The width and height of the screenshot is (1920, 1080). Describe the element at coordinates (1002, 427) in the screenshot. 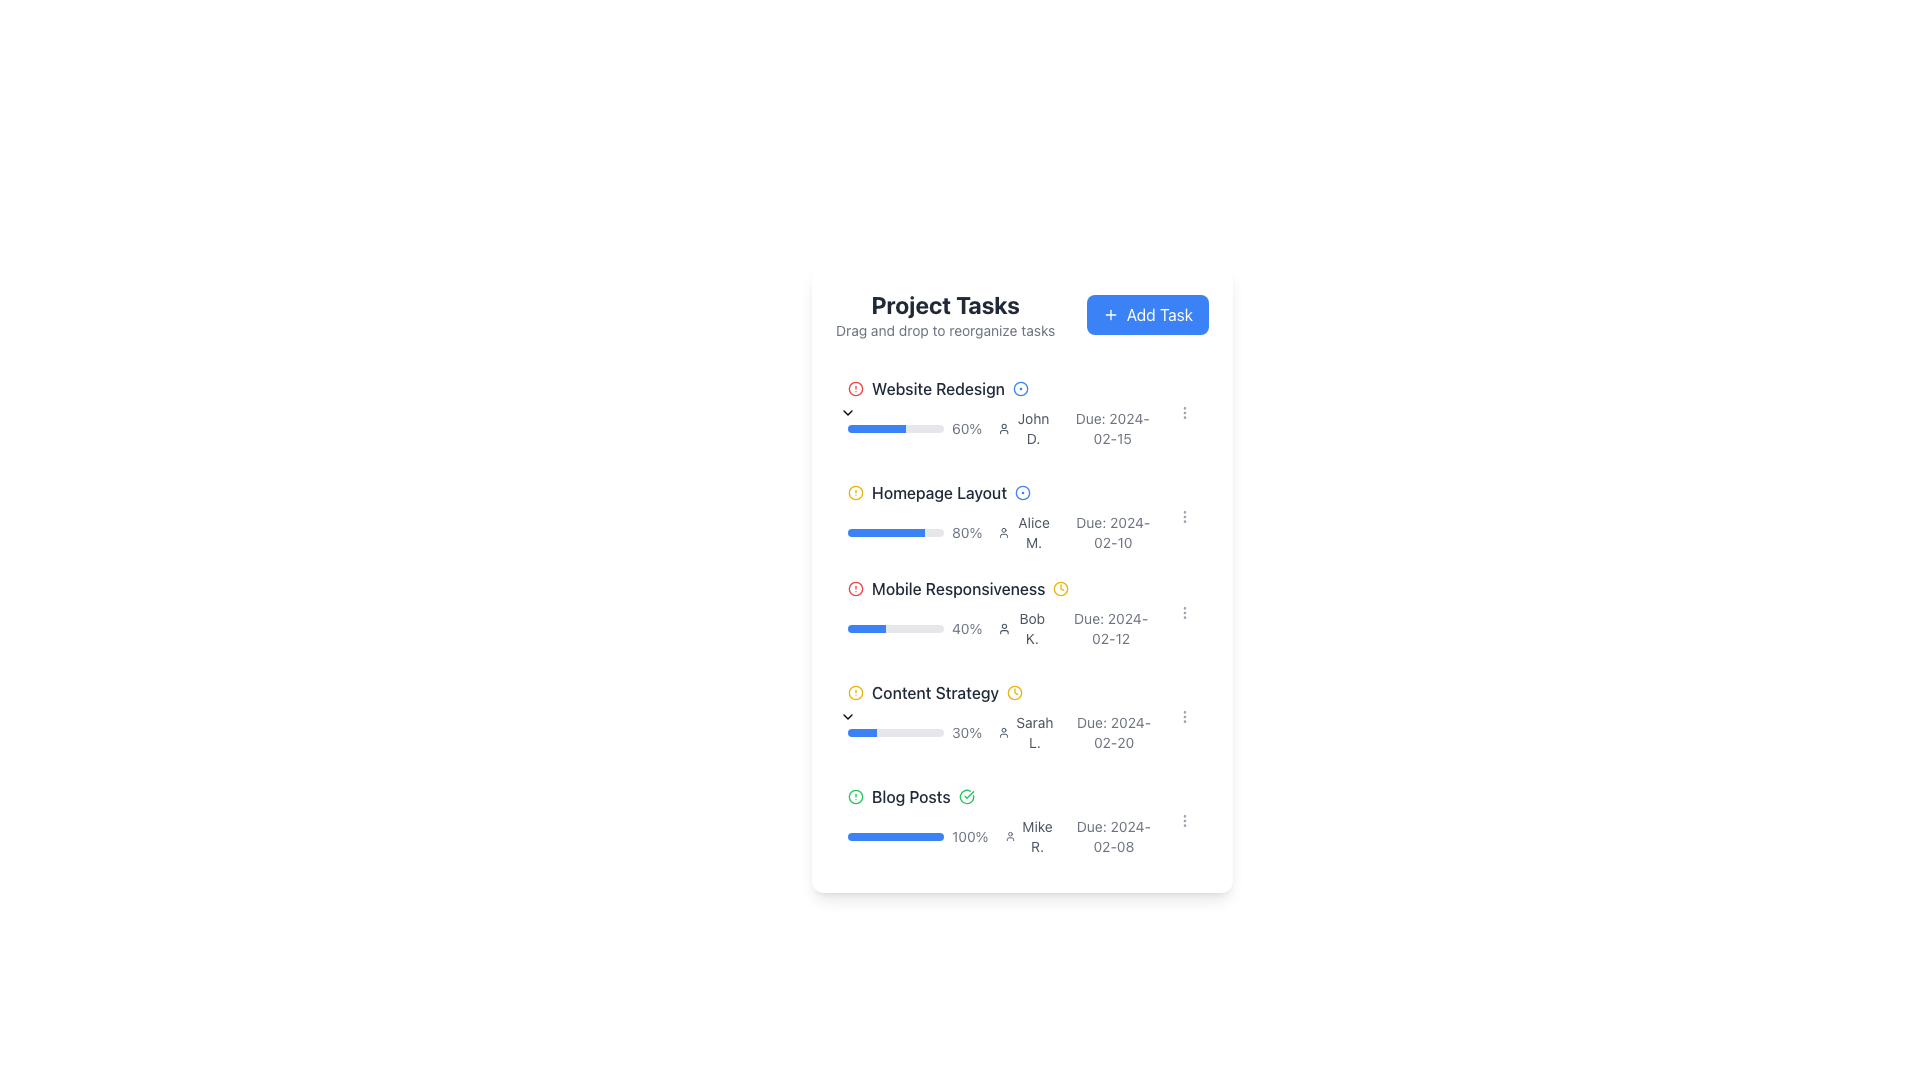

I see `the user avatar icon in the task component for 'Website Redesign', which includes a progress bar showing '60%', the name 'John D.', and a due date of '2024-02-15'` at that location.